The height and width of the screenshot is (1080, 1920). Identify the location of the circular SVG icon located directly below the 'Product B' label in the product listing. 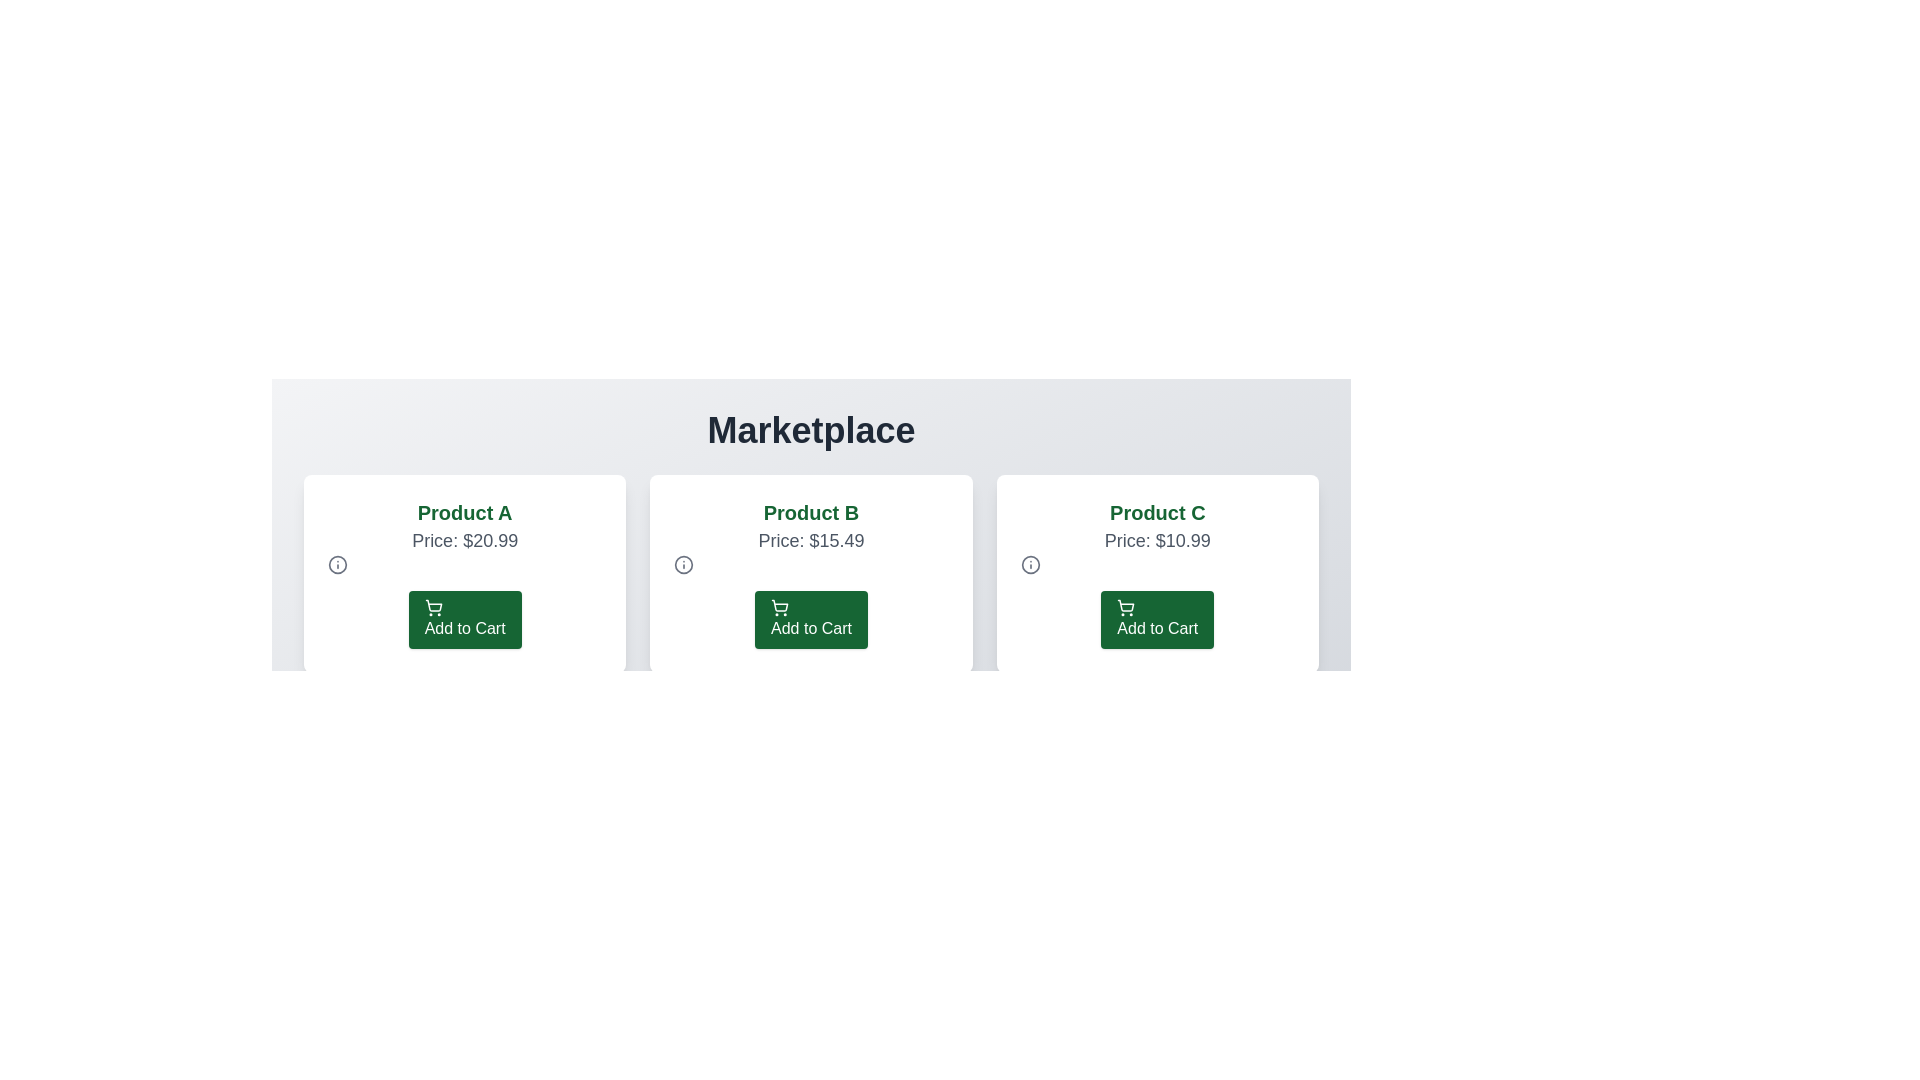
(337, 564).